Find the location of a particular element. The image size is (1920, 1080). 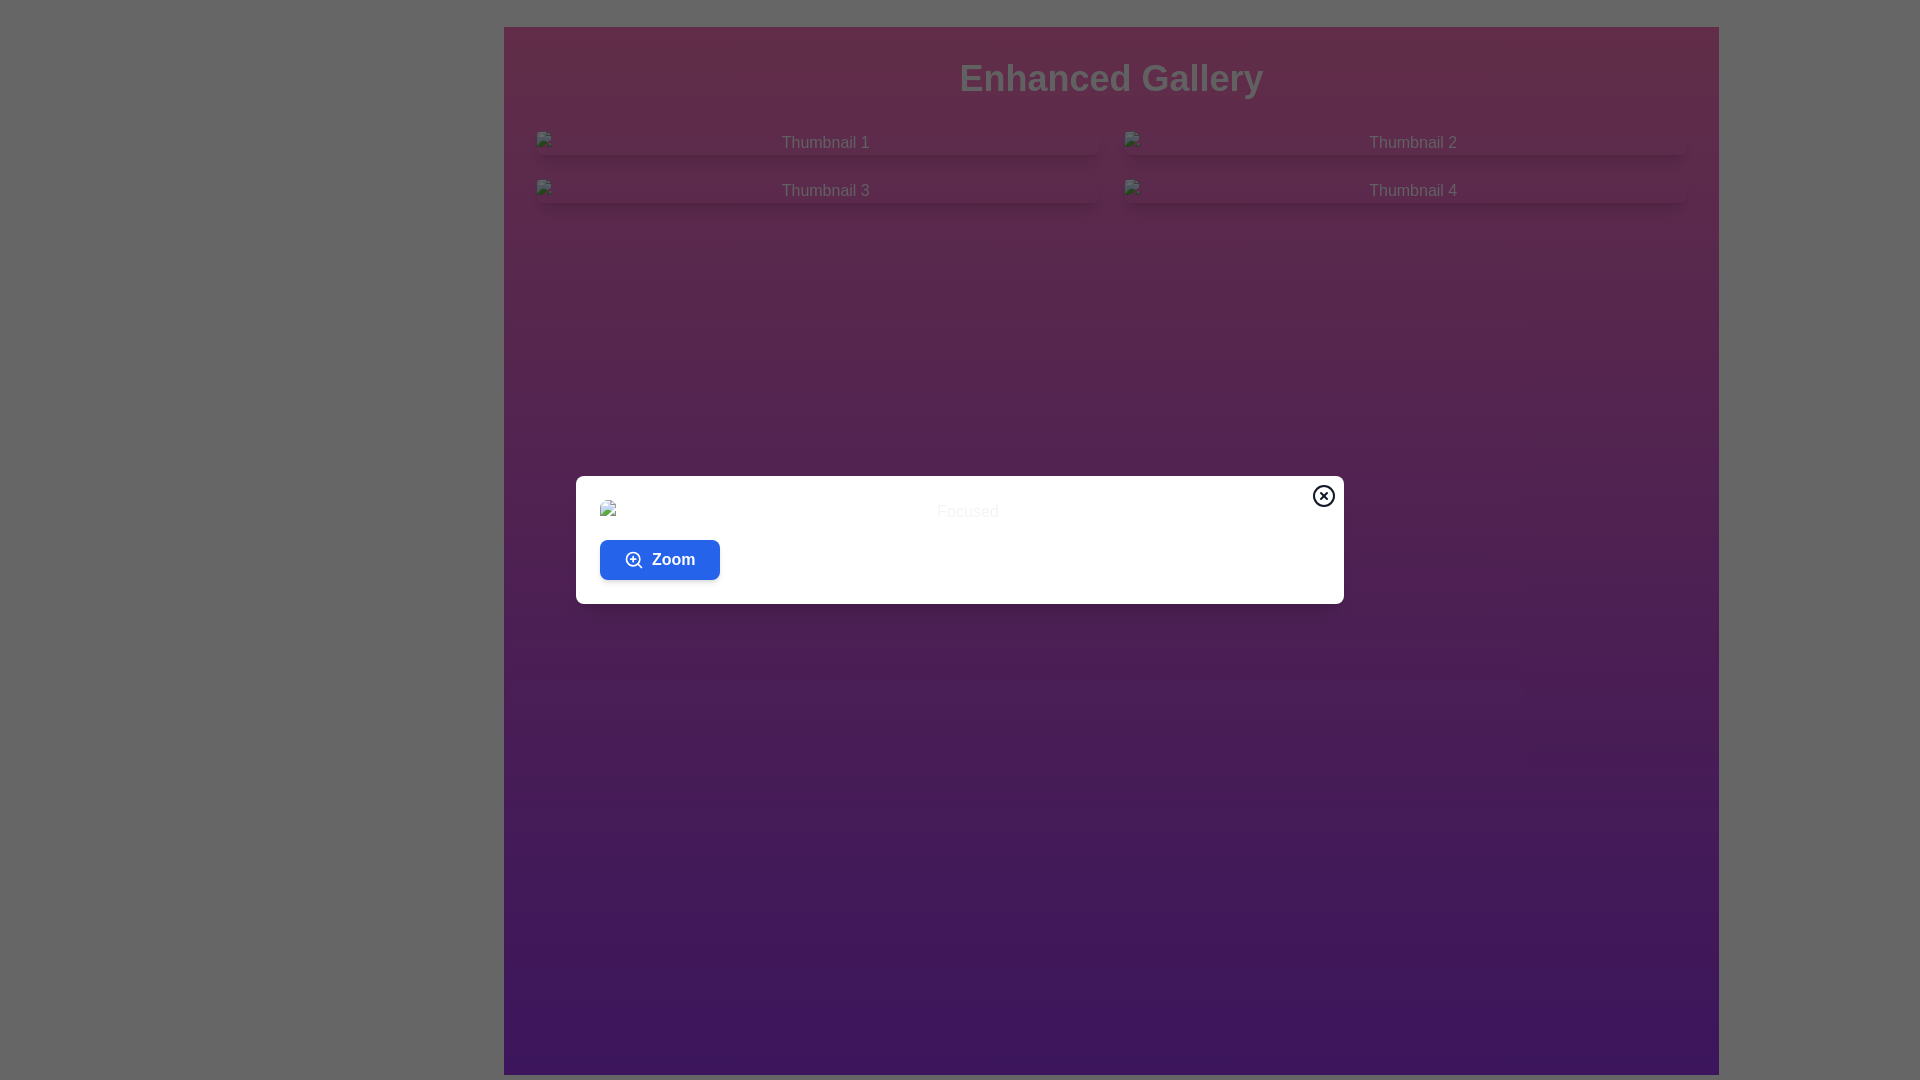

the interactive card in the first row and first column of the grid layout for accessibility navigation is located at coordinates (817, 141).